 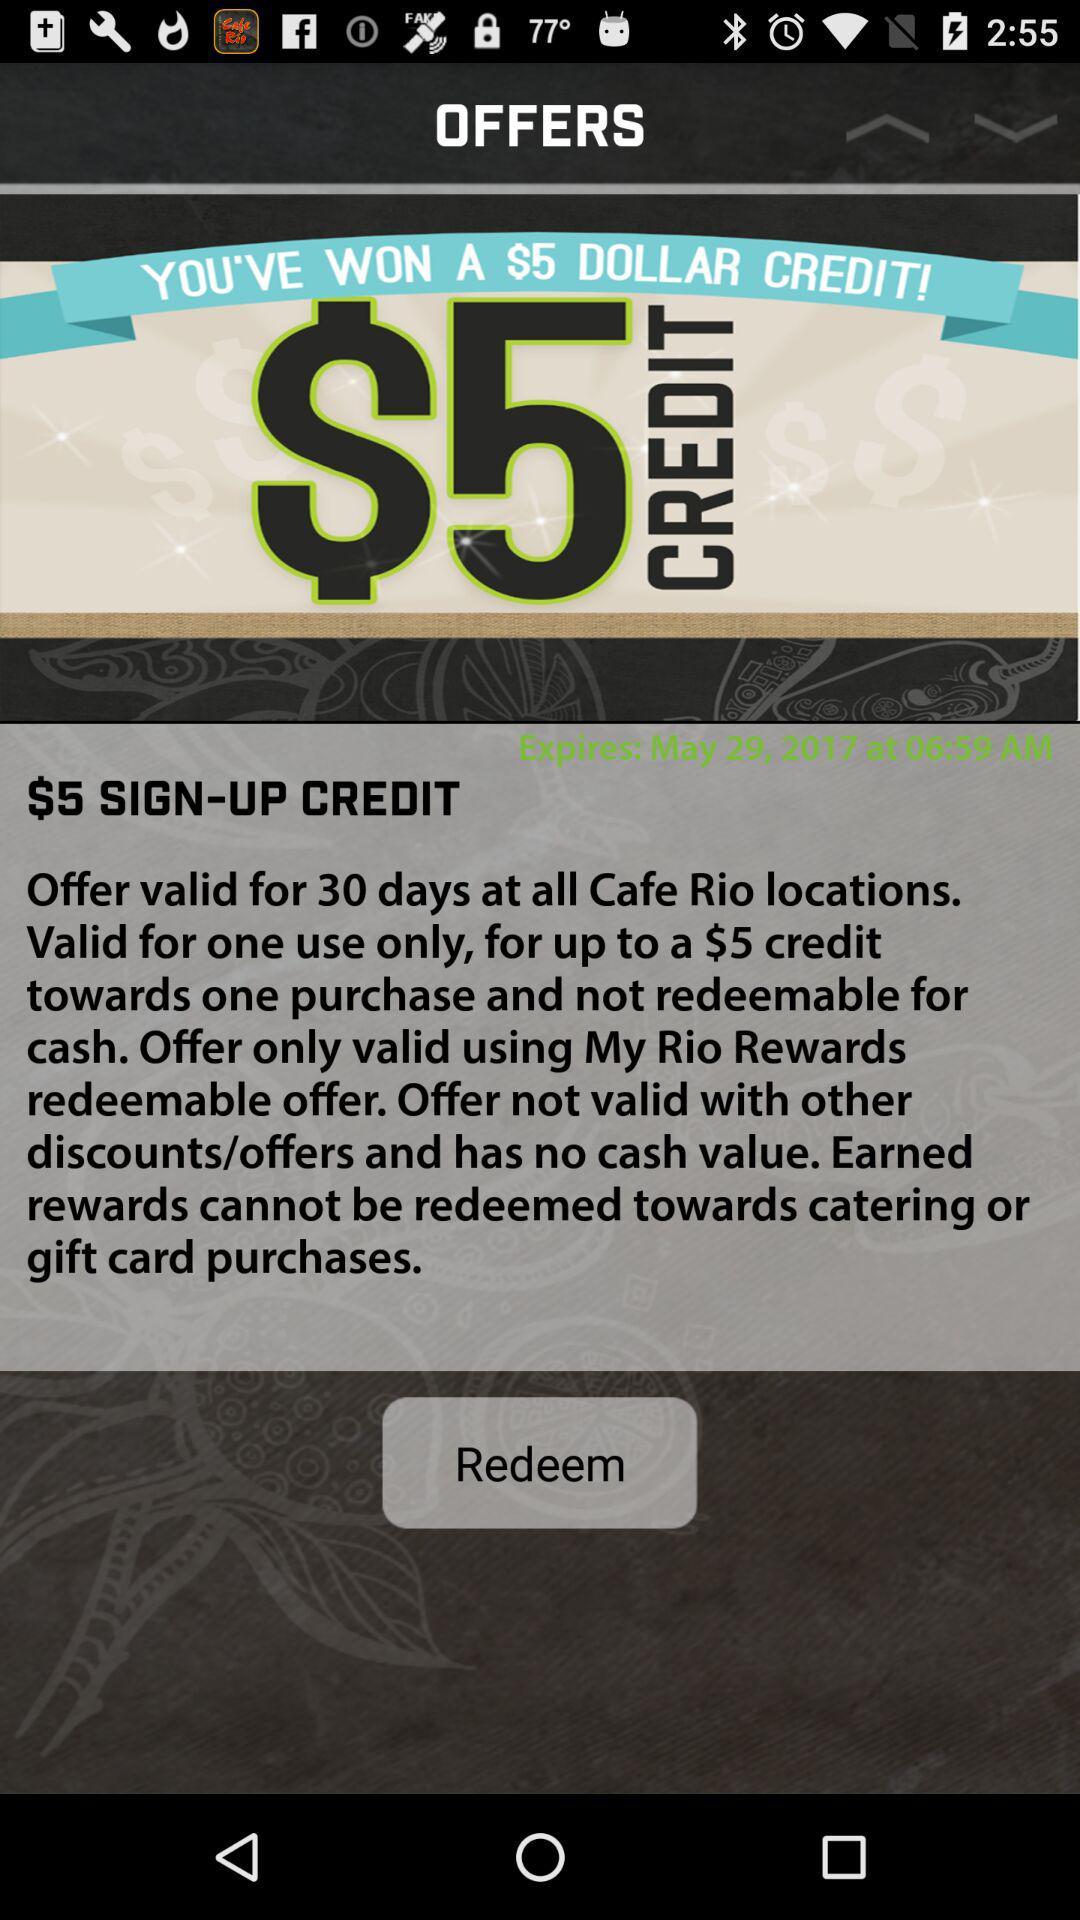 I want to click on the expand_more icon, so click(x=1015, y=136).